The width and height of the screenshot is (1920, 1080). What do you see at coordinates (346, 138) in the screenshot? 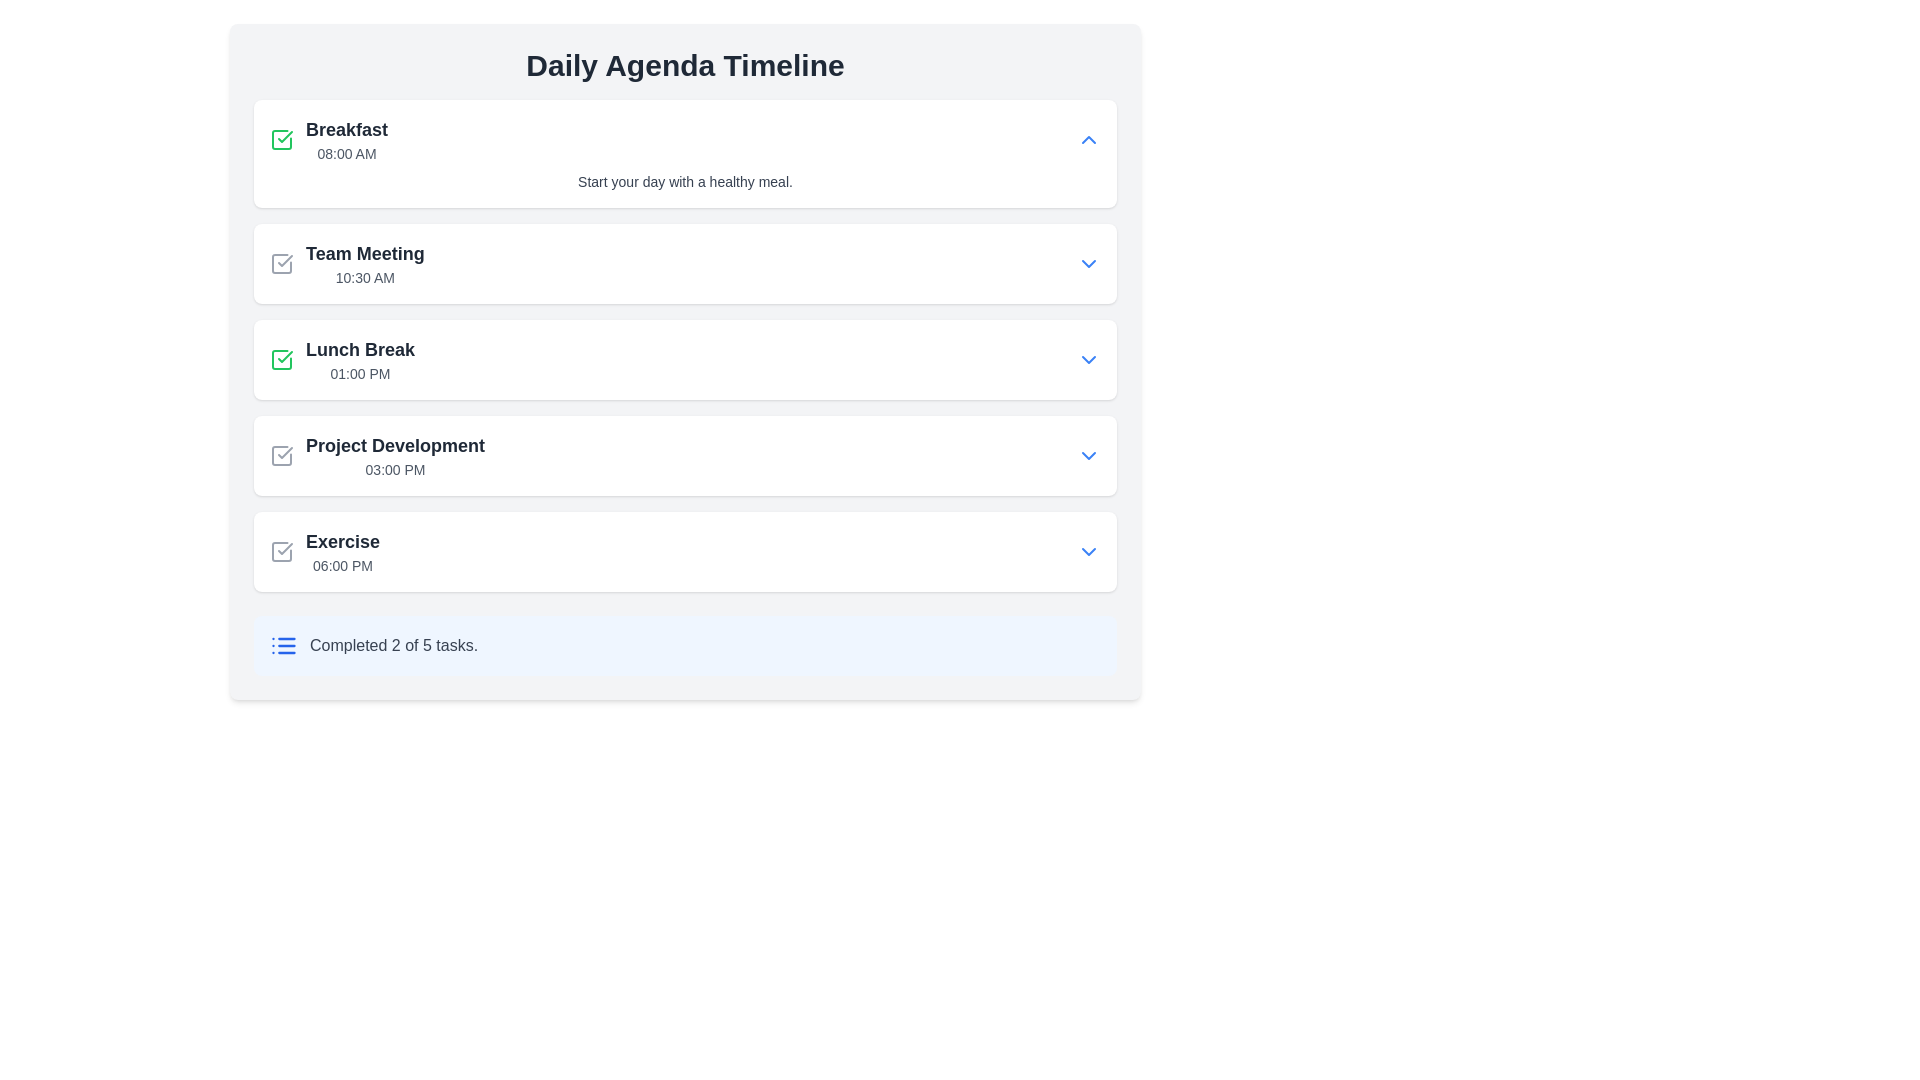
I see `the text label displaying 'Breakfast' at '08:00 AM' in the Daily Agenda Timeline interface` at bounding box center [346, 138].